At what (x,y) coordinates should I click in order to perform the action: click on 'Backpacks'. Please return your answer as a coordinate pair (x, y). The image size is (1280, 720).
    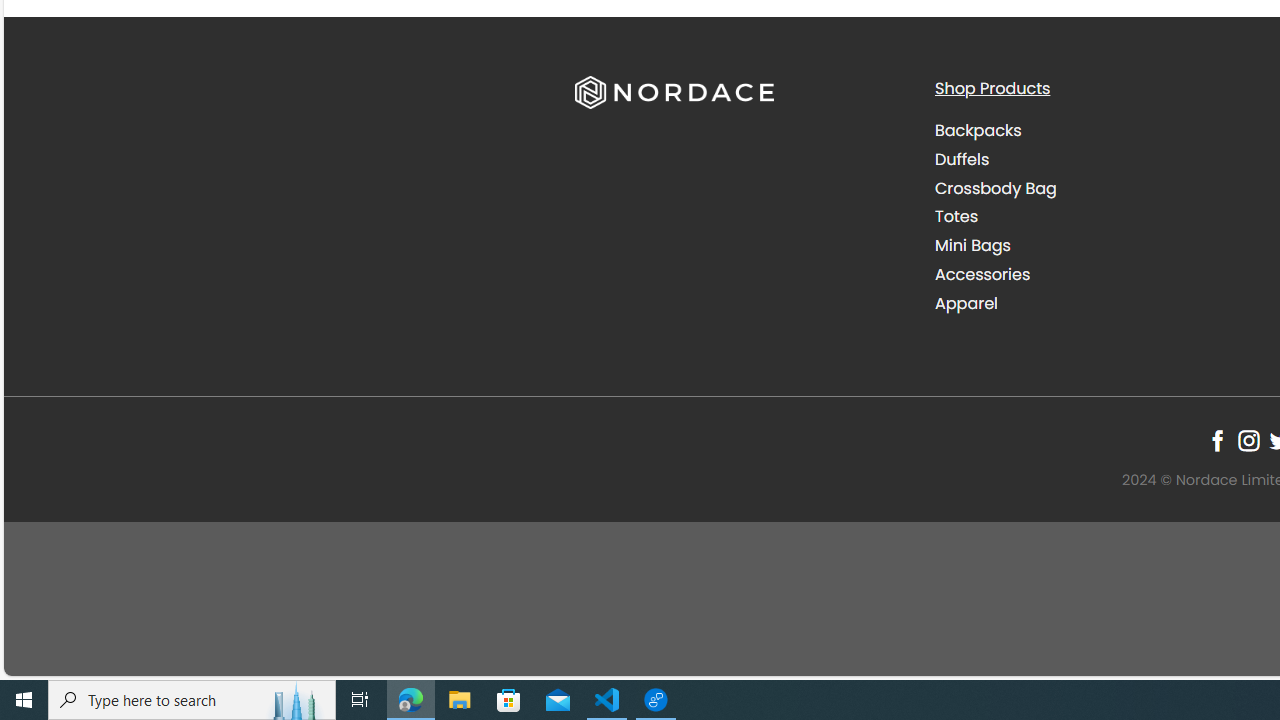
    Looking at the image, I should click on (1098, 131).